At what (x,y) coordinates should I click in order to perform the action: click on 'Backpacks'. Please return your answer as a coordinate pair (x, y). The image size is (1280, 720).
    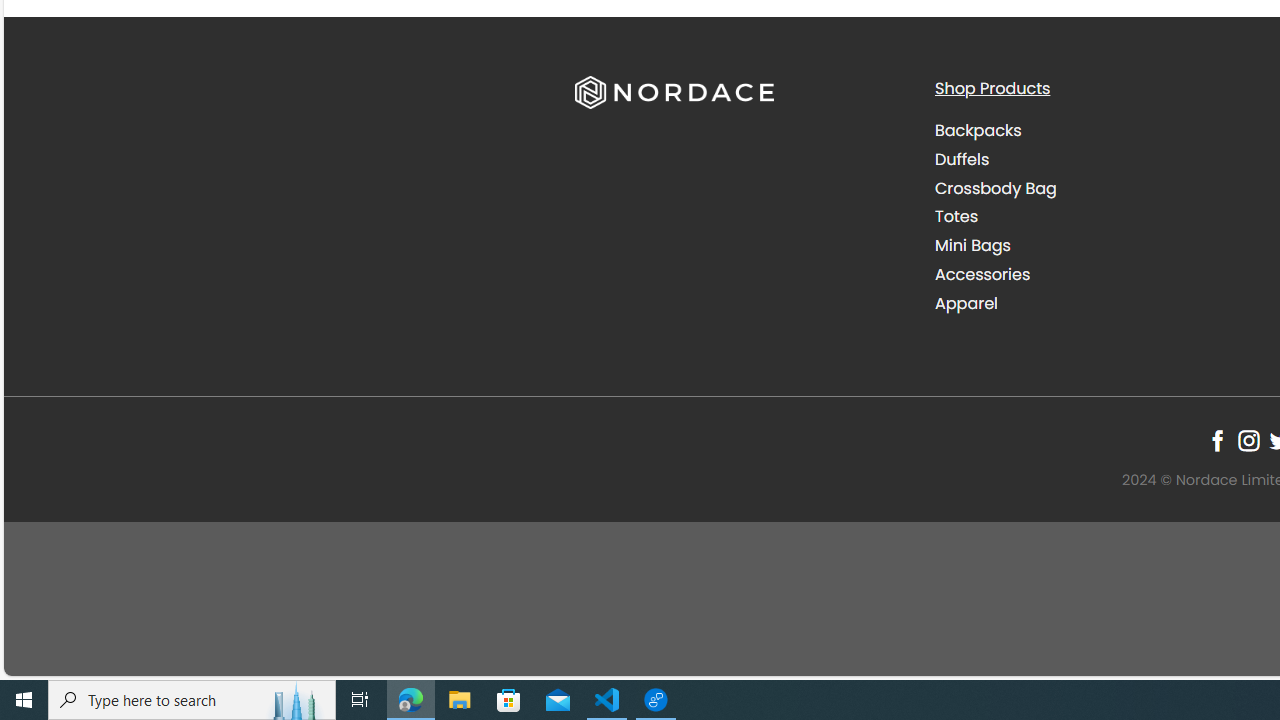
    Looking at the image, I should click on (1098, 131).